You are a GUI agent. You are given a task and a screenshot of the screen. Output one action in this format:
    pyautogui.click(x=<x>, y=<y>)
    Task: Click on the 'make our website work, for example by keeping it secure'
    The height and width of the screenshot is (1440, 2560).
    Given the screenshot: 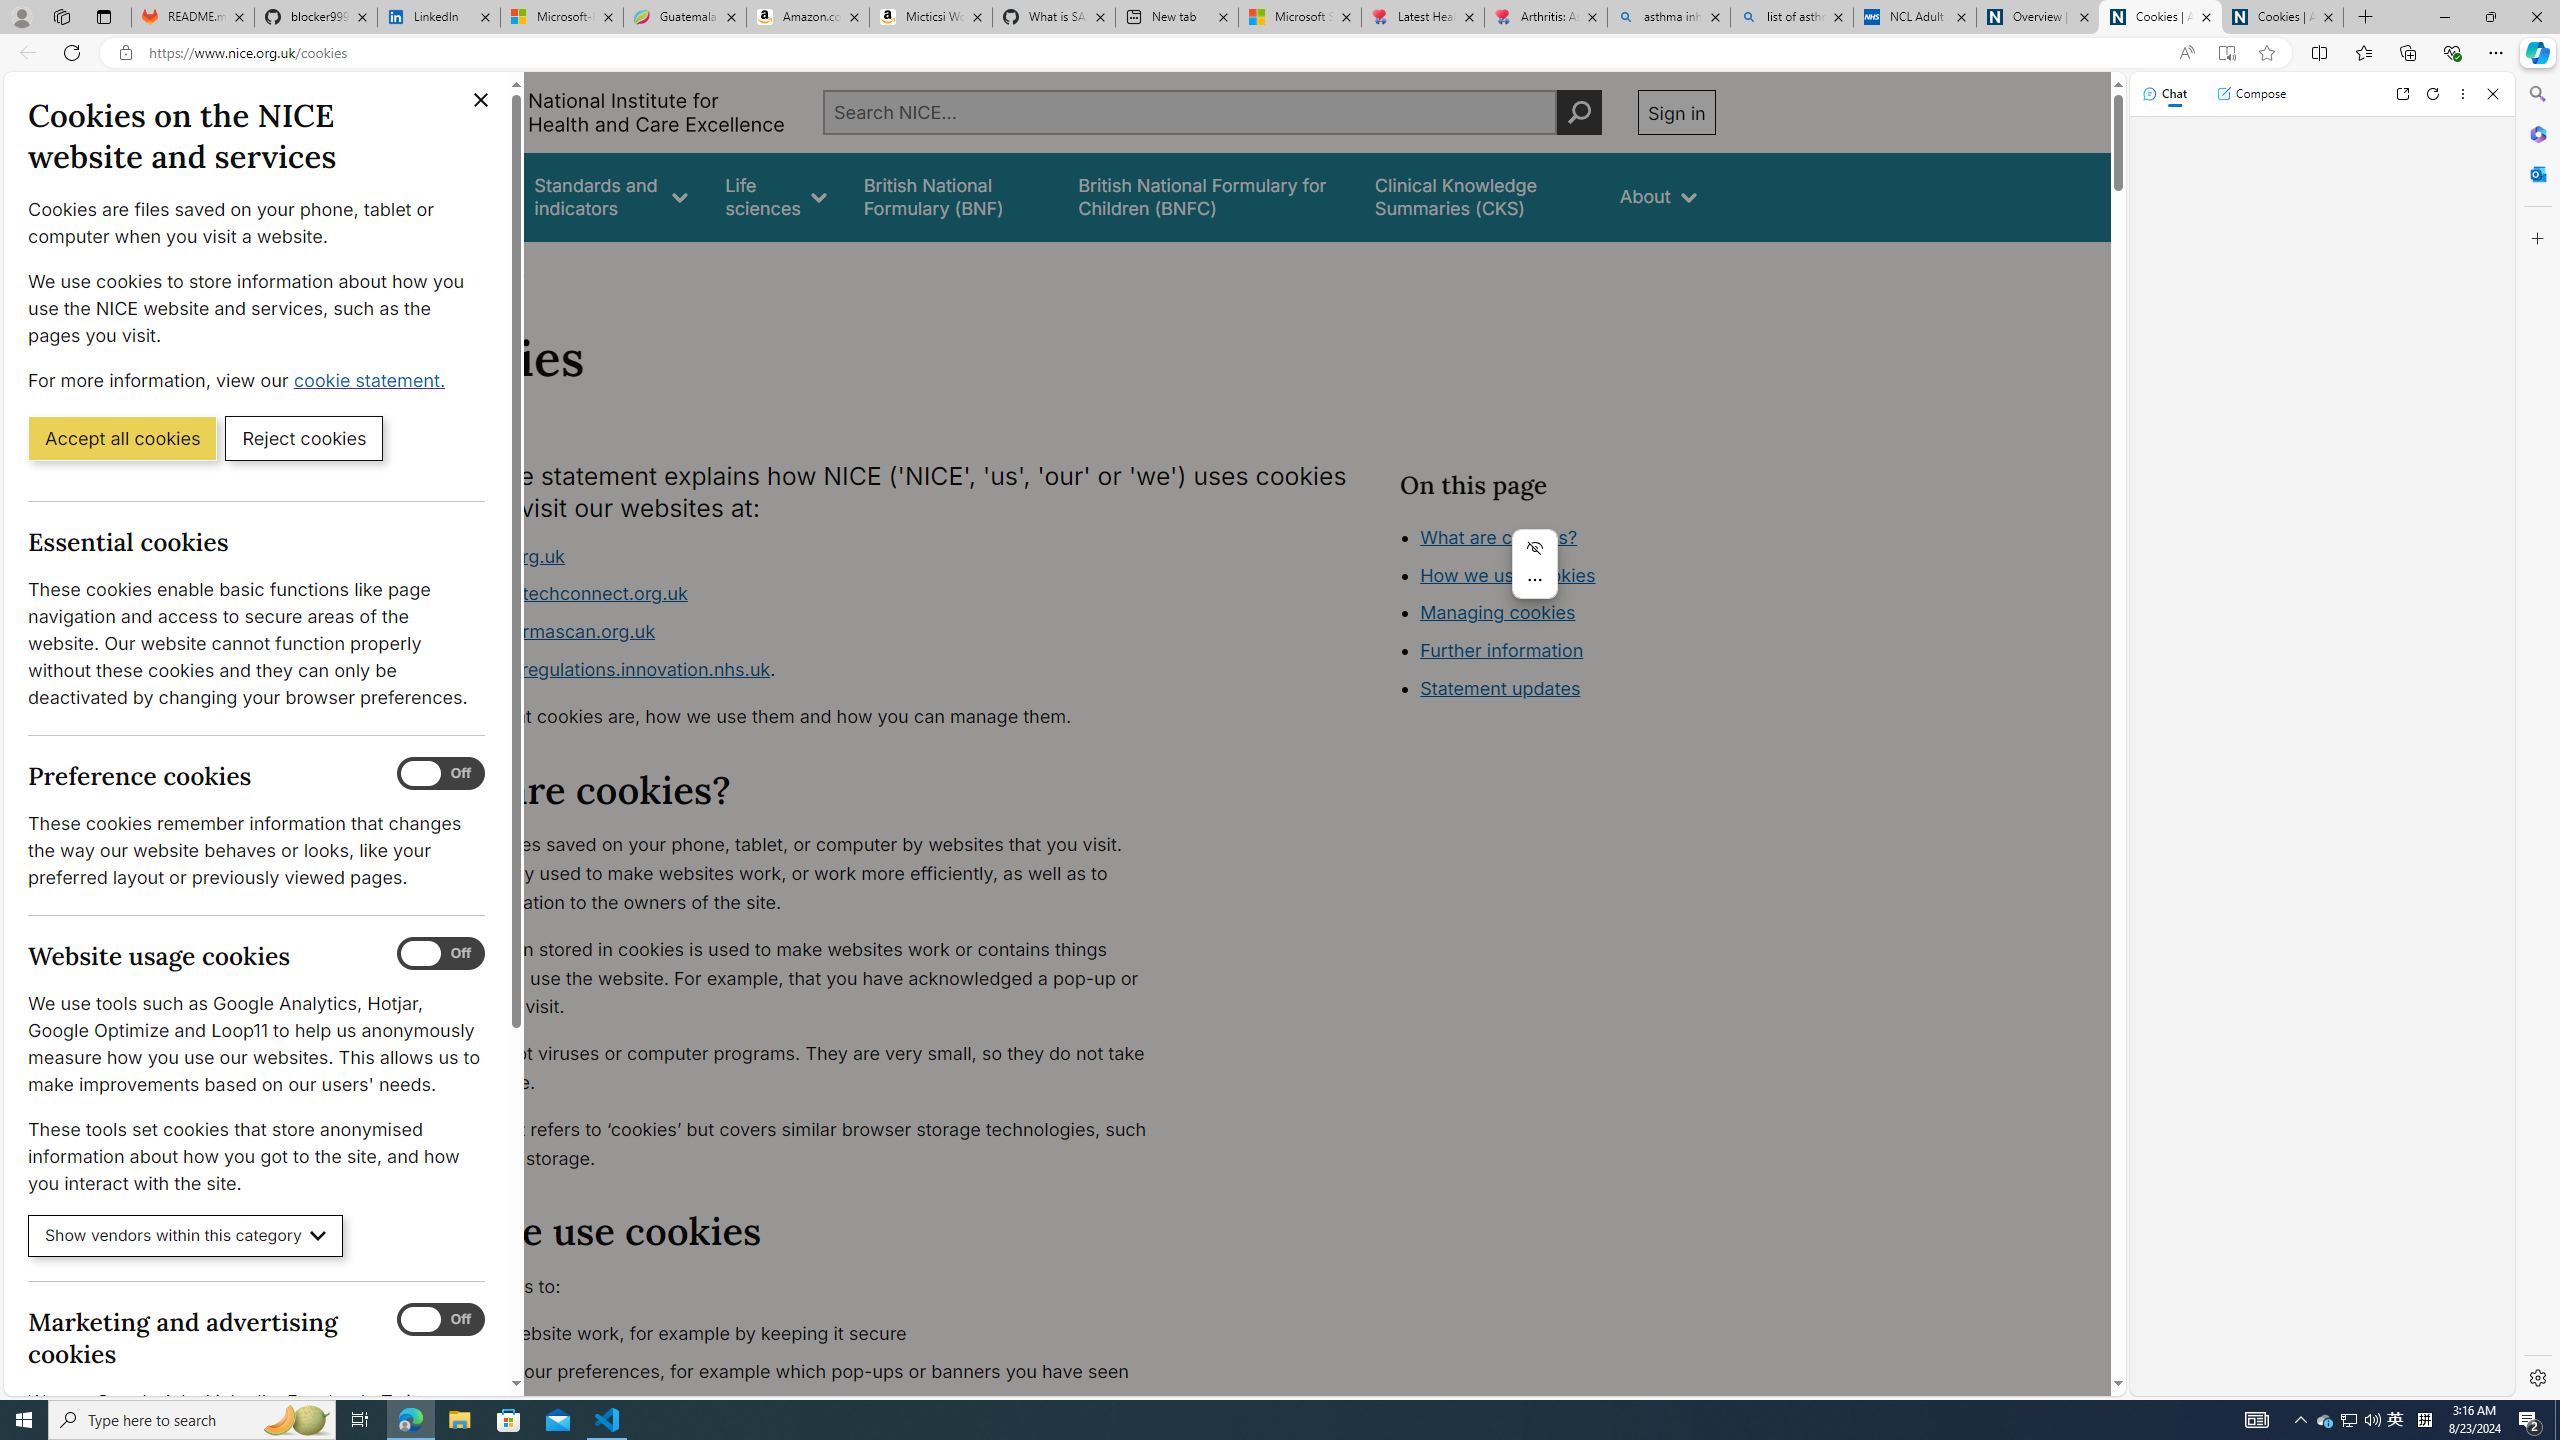 What is the action you would take?
    pyautogui.click(x=795, y=1333)
    